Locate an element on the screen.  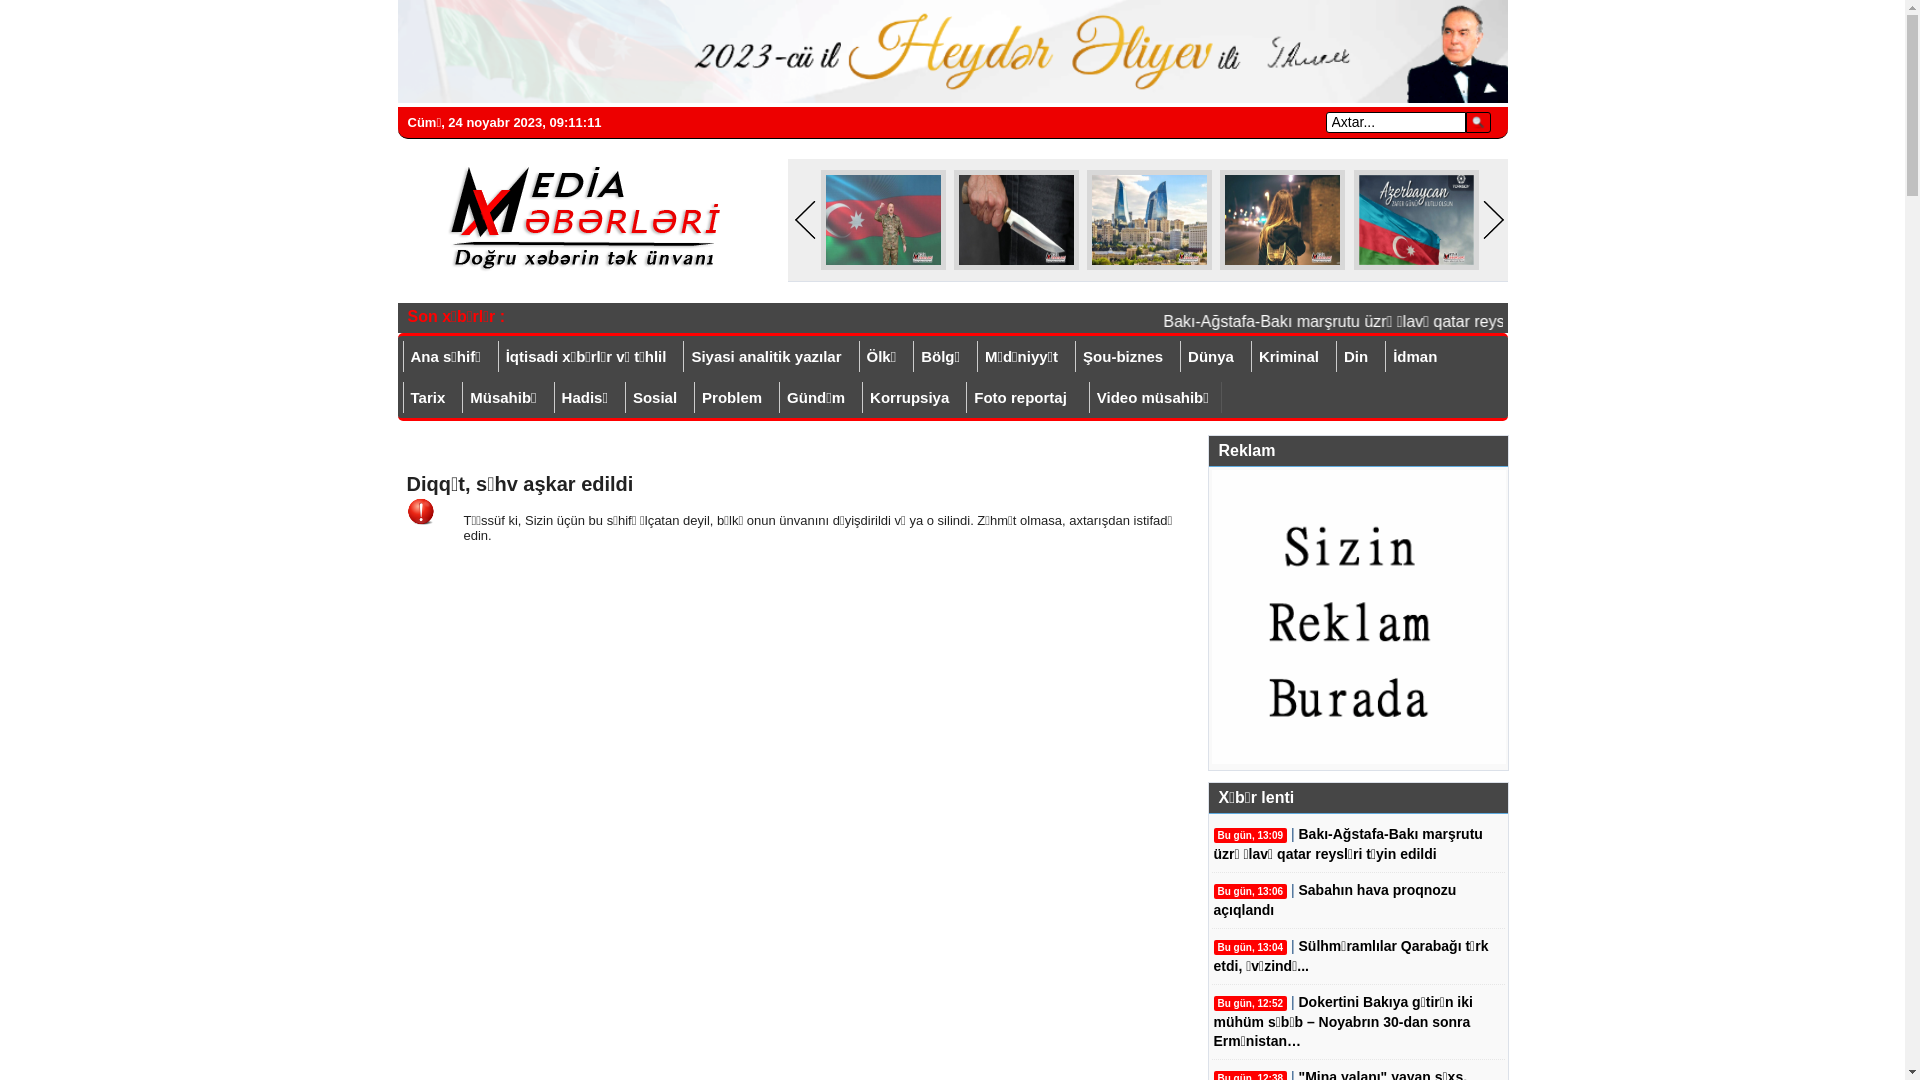
'Sosial' is located at coordinates (654, 397).